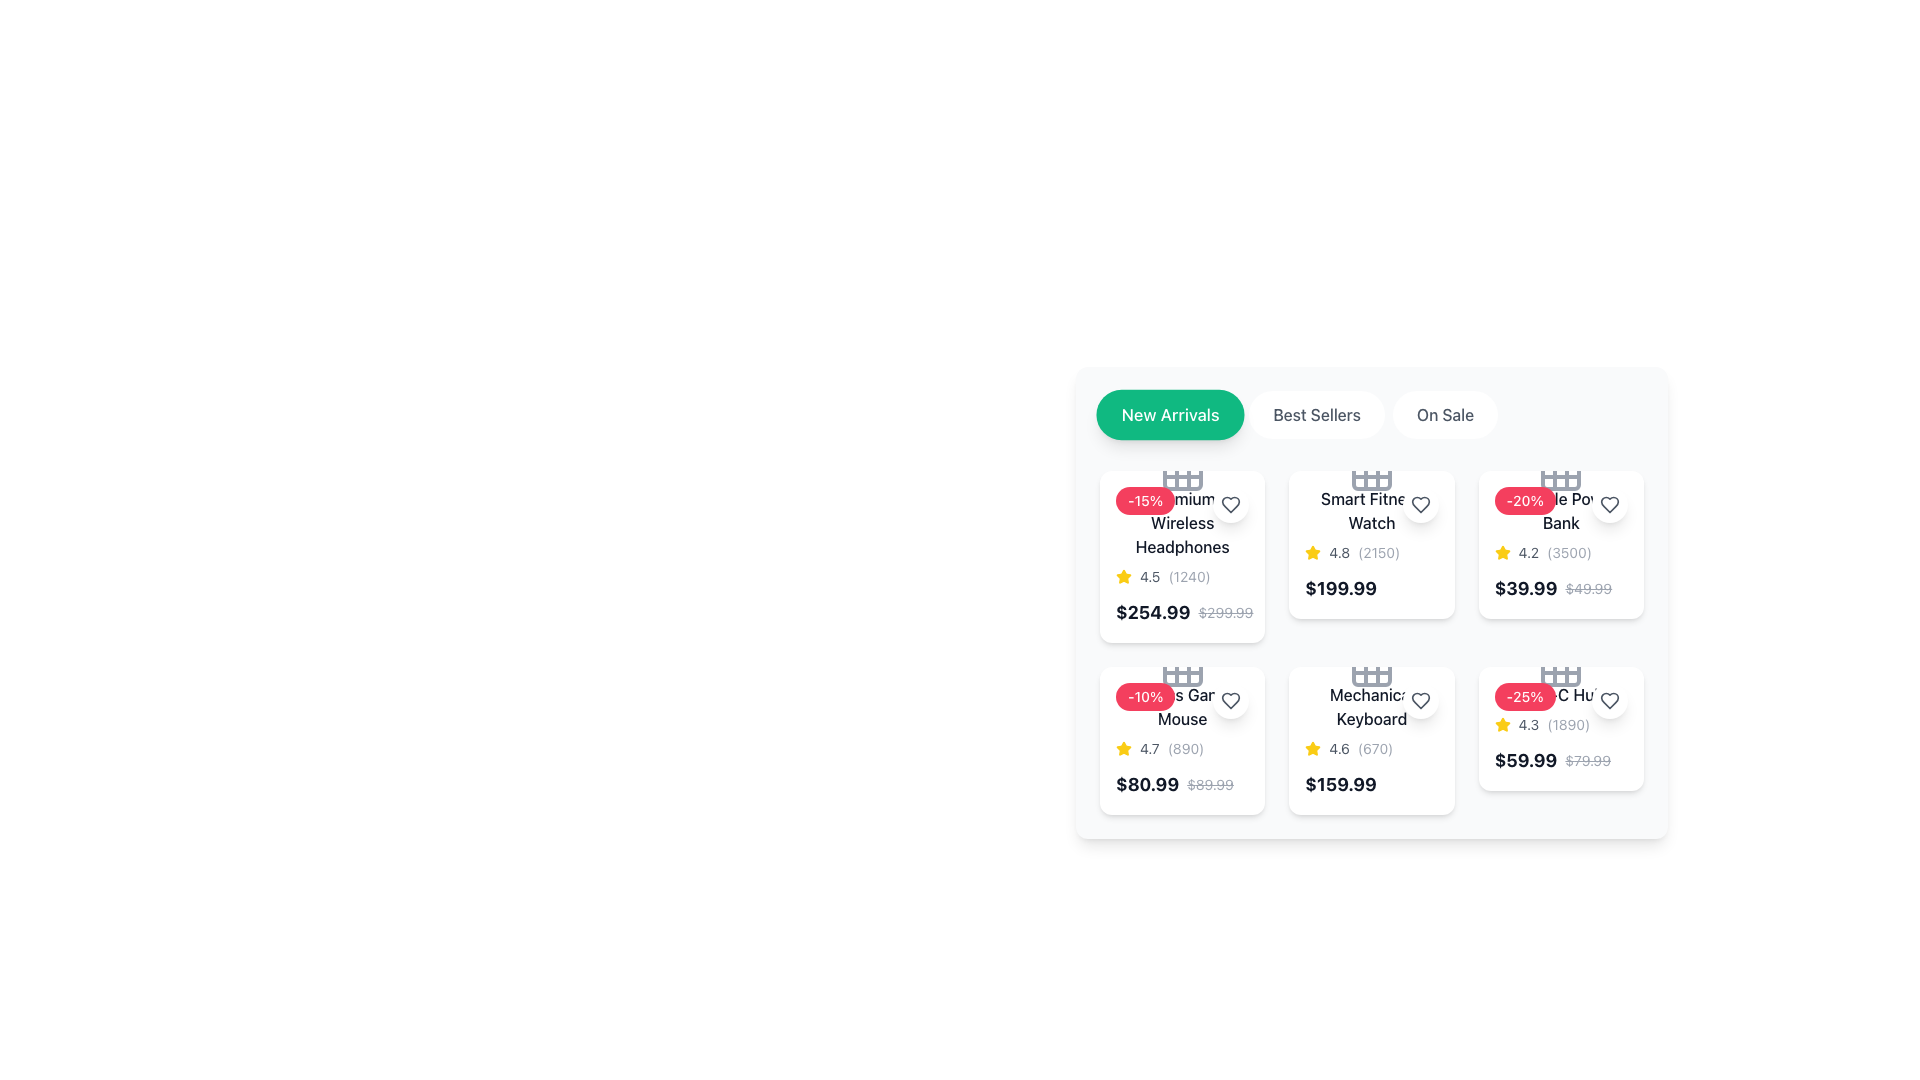 This screenshot has width=1920, height=1080. Describe the element at coordinates (1524, 696) in the screenshot. I see `the discount percentage label located at the top-left corner of the product card in the second row and third column of the grid` at that location.